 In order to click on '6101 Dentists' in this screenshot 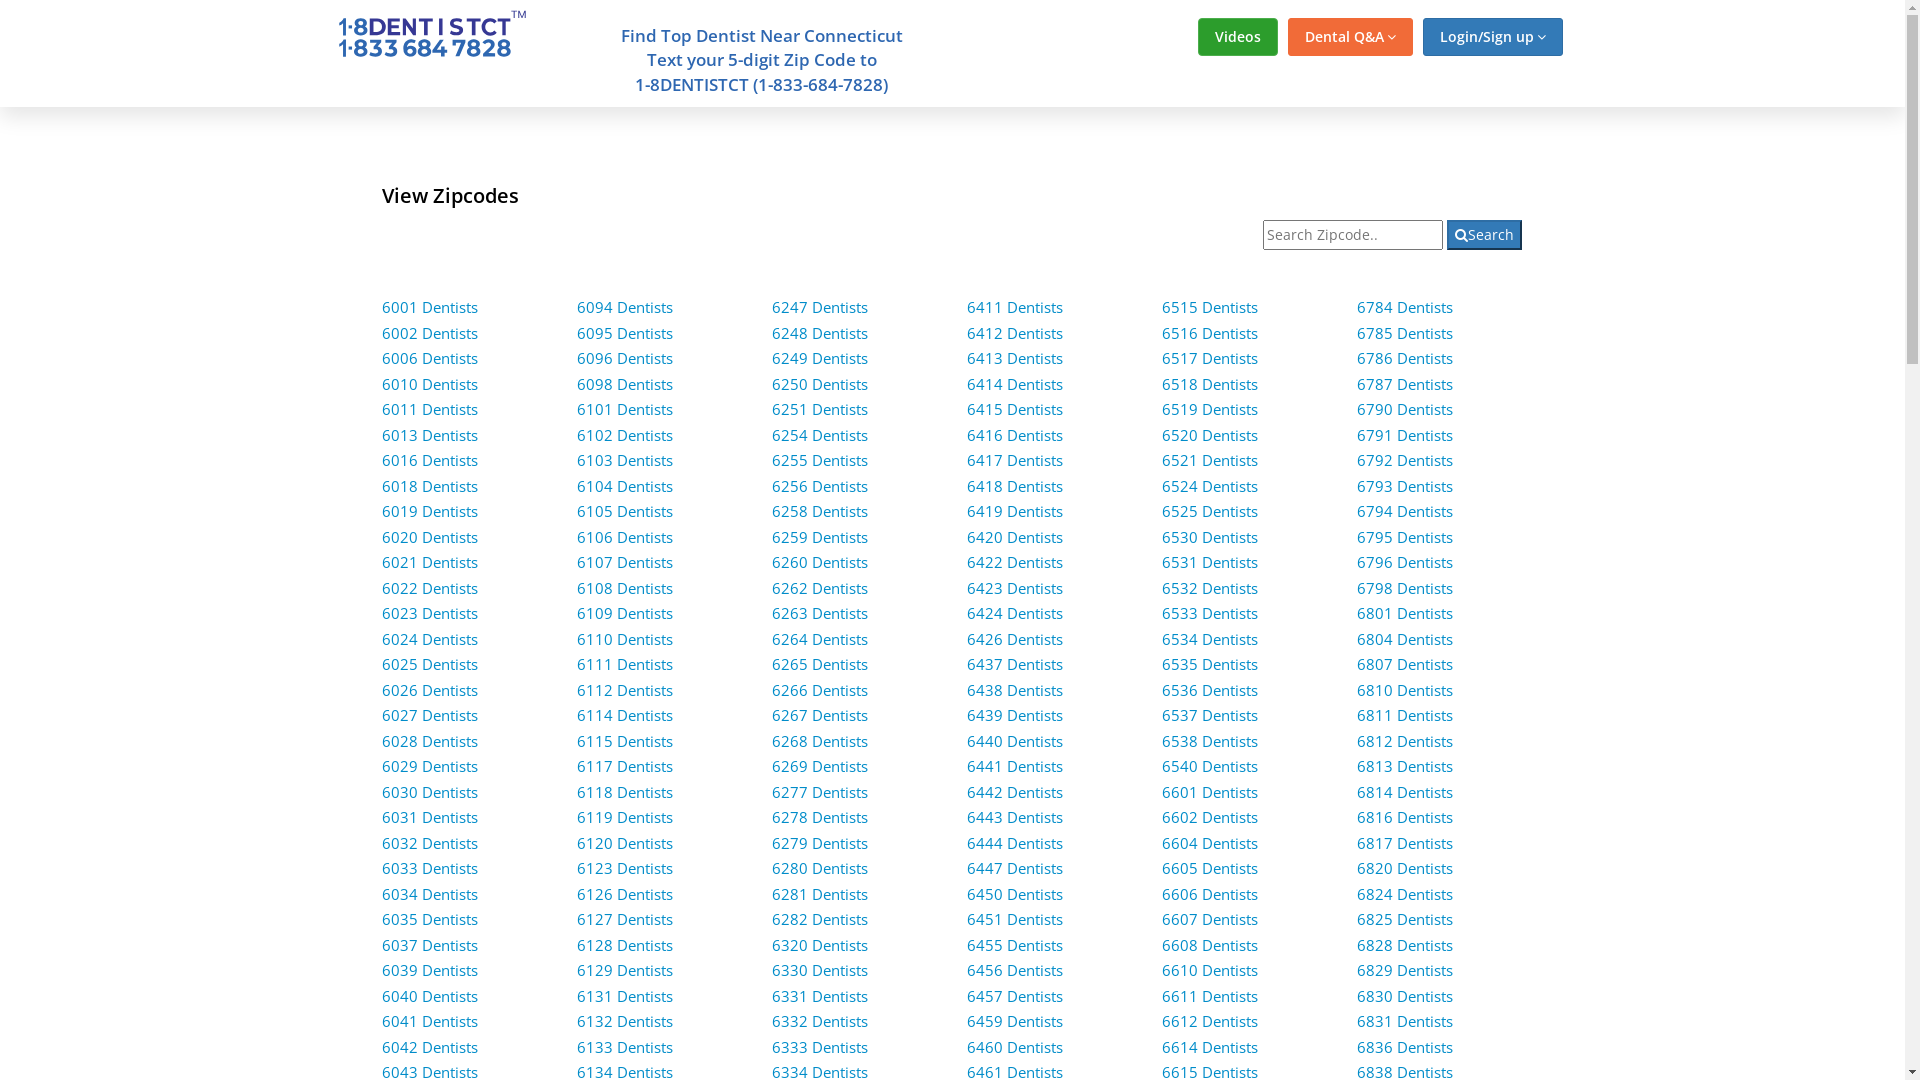, I will do `click(575, 407)`.